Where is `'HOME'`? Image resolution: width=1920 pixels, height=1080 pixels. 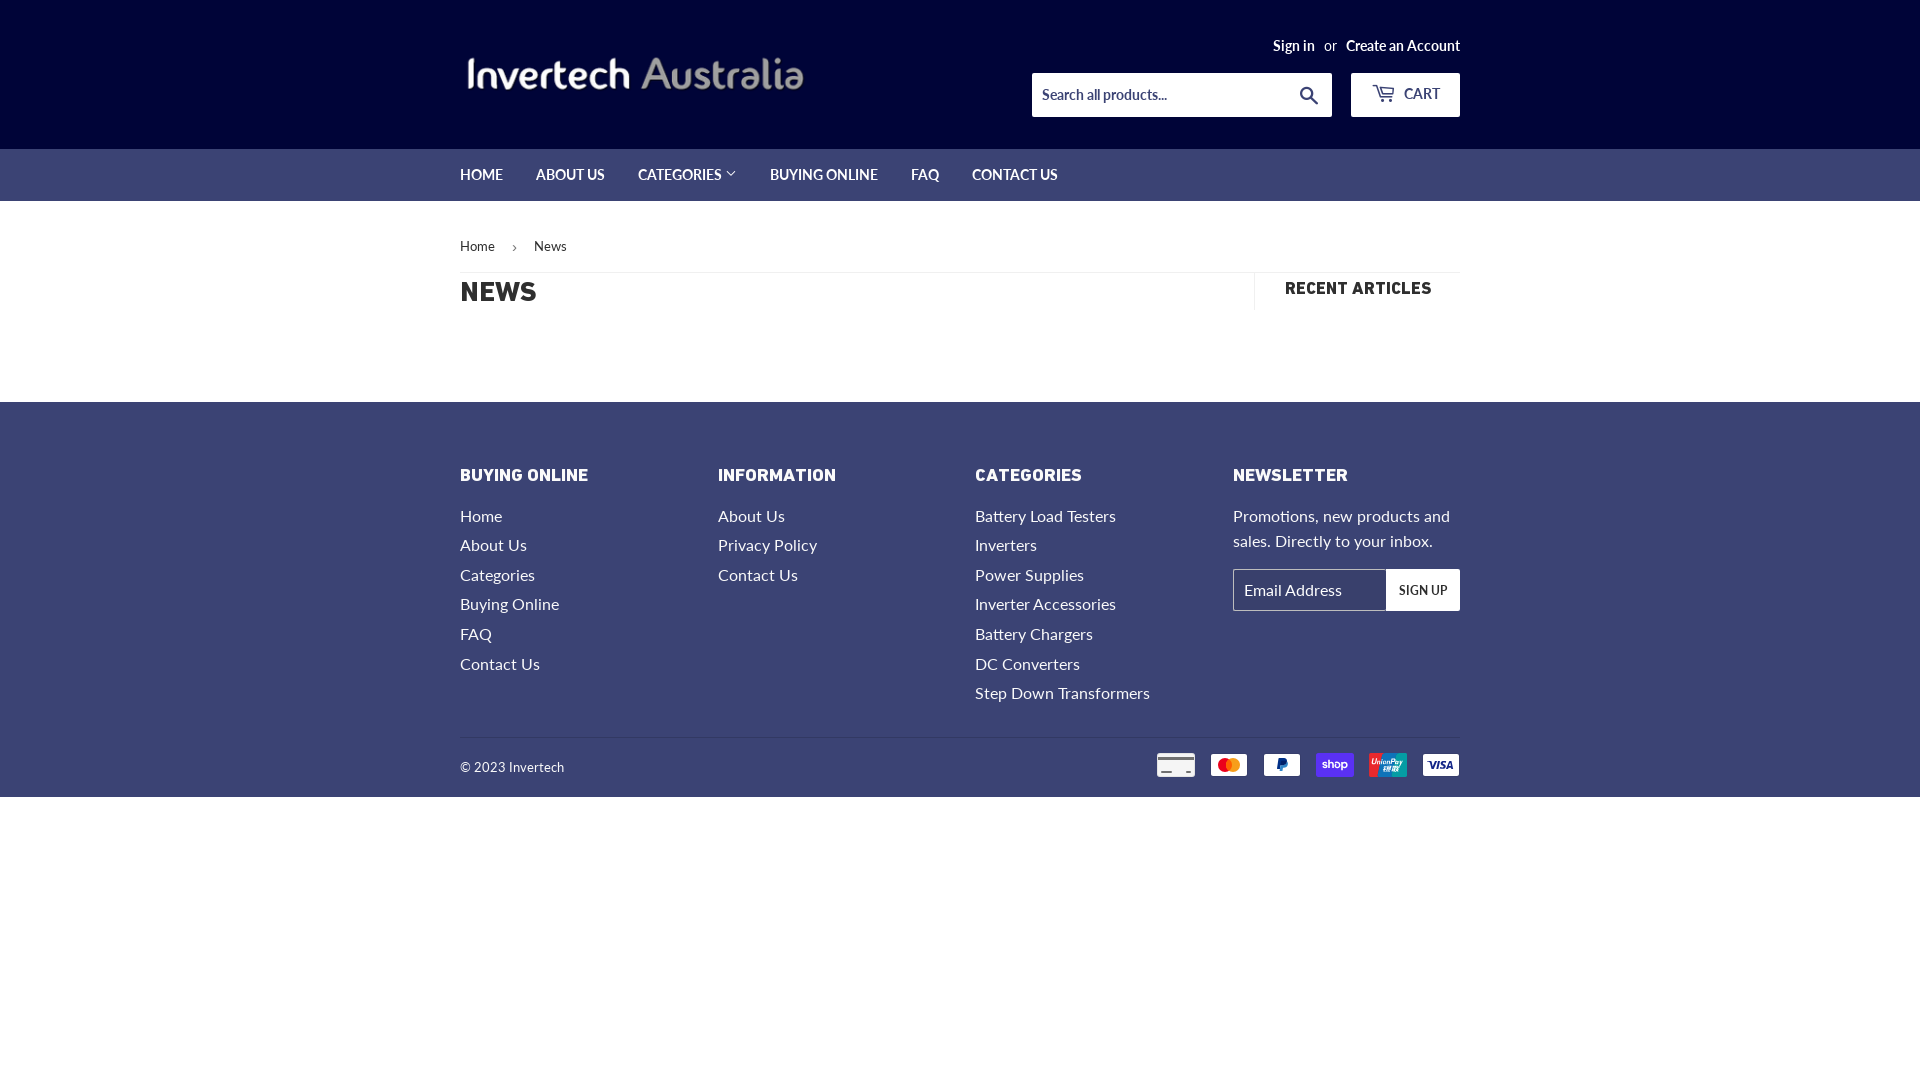 'HOME' is located at coordinates (481, 173).